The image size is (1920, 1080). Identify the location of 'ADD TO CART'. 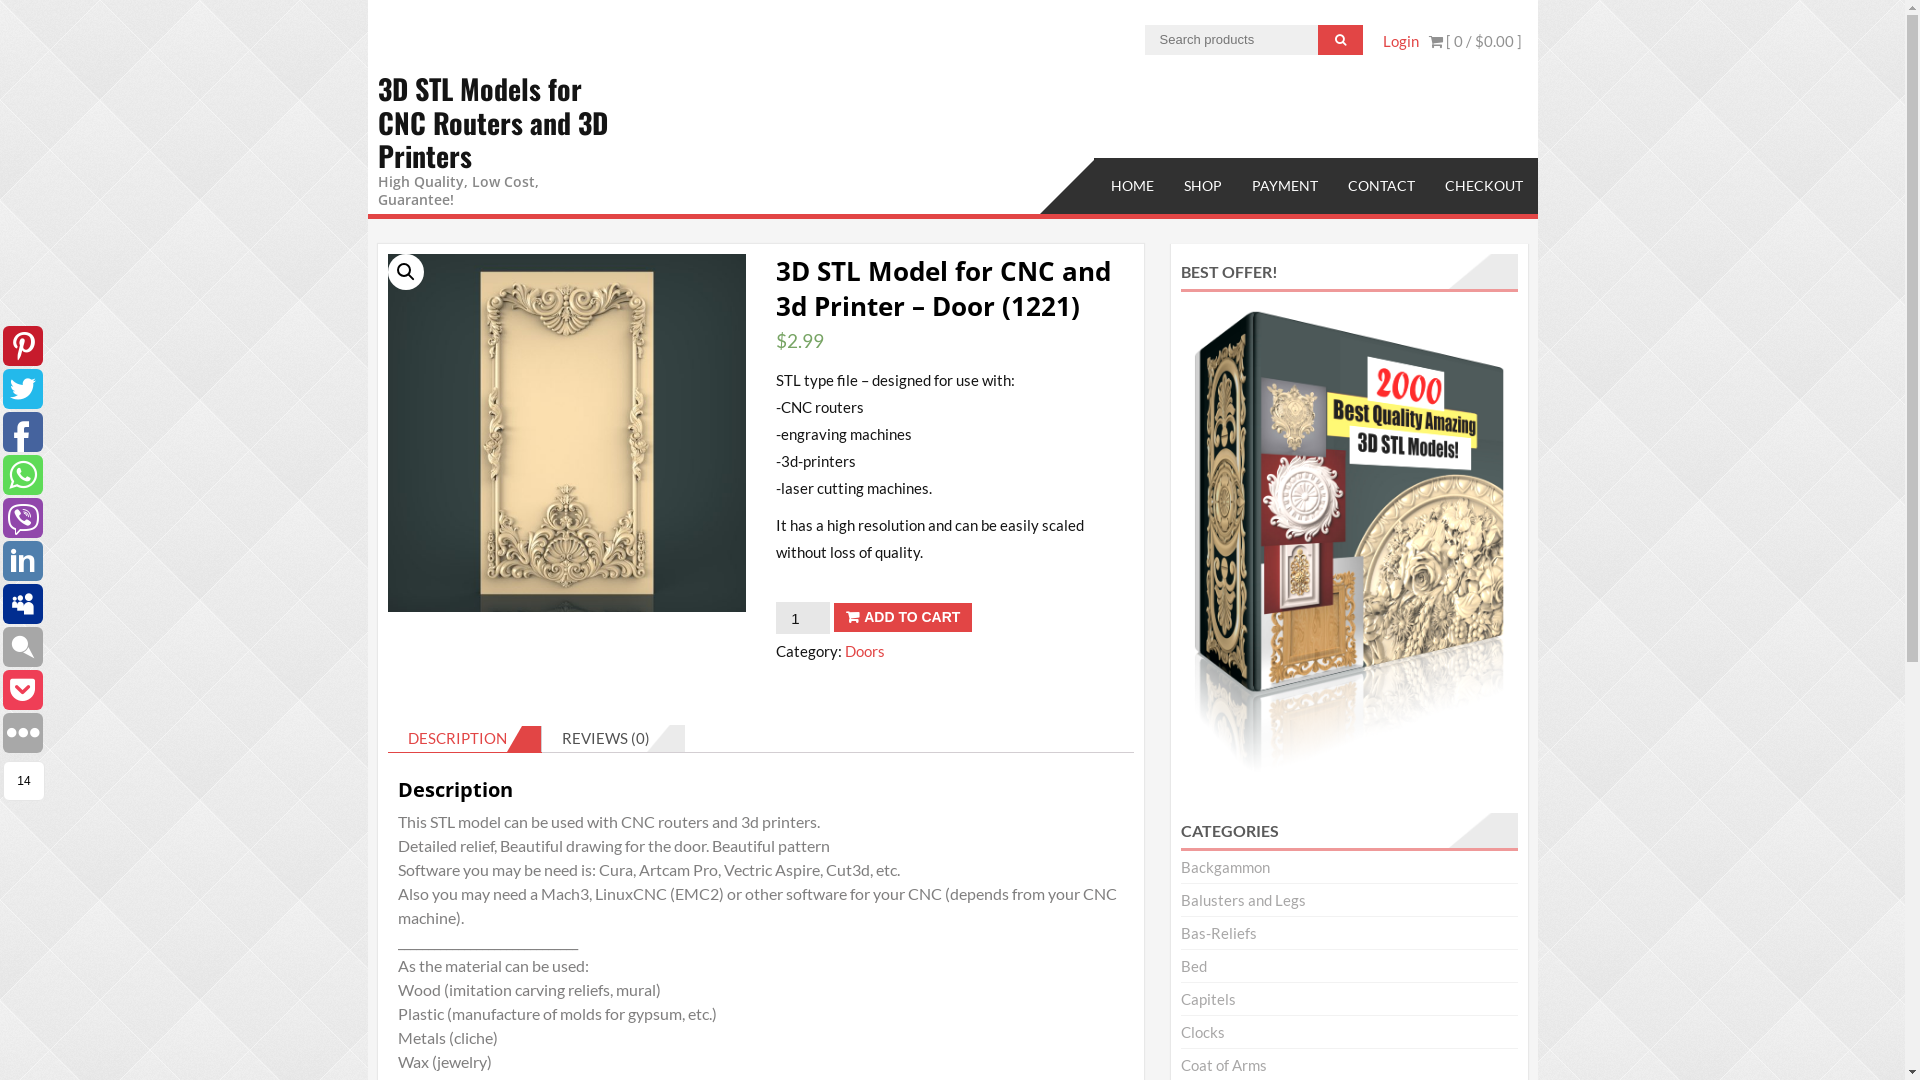
(901, 616).